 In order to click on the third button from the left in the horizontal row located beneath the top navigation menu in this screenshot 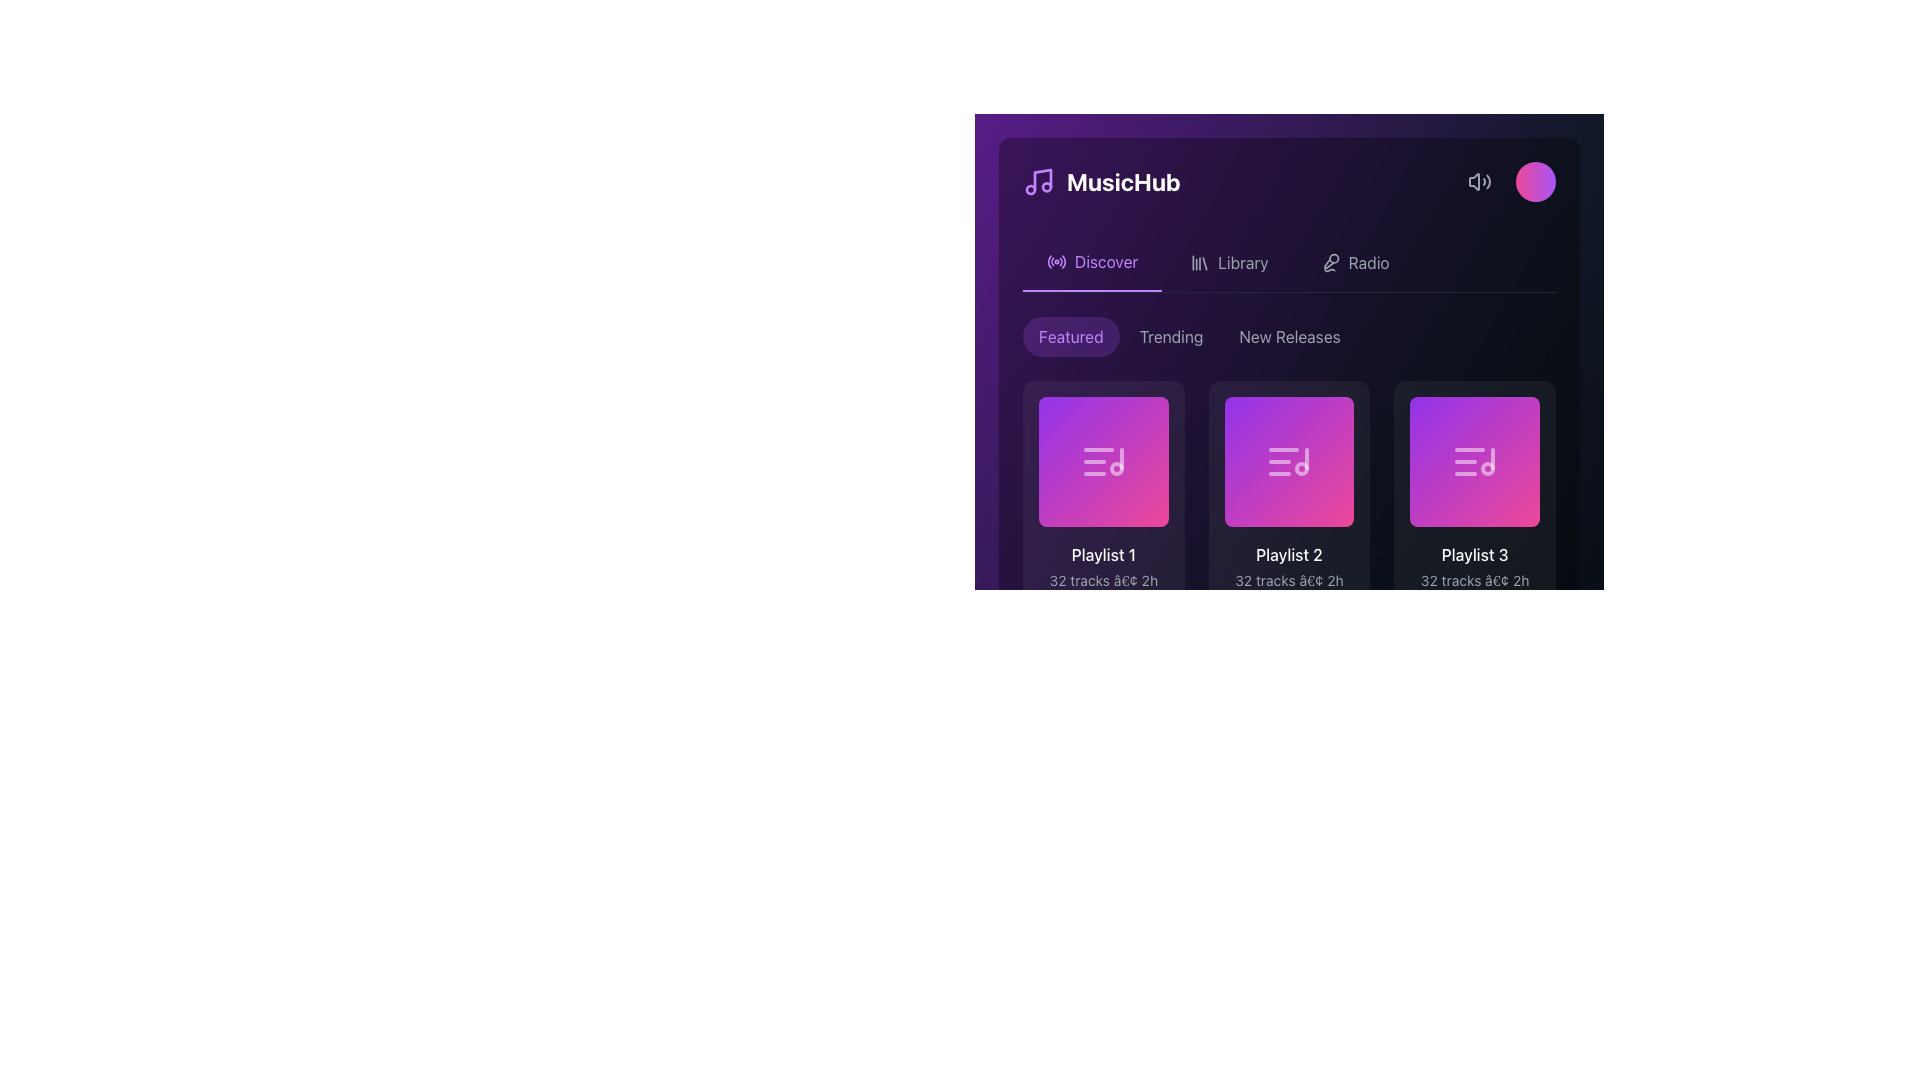, I will do `click(1289, 335)`.